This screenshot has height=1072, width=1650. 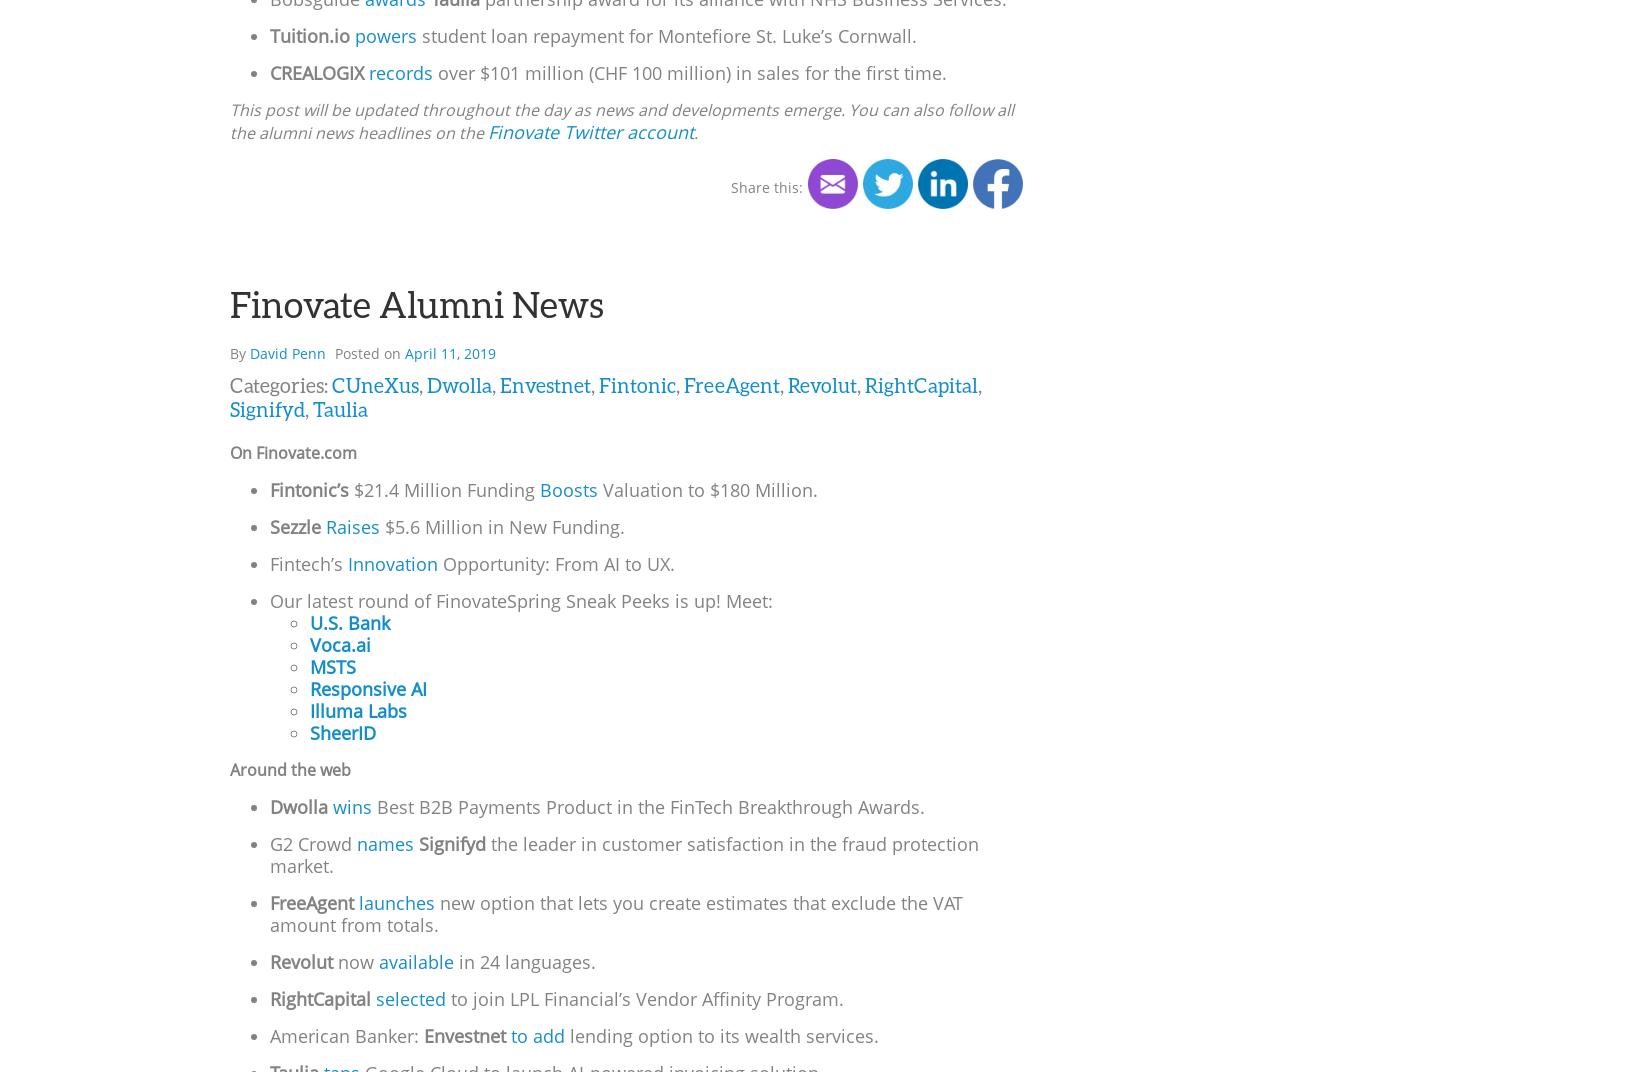 I want to click on 'Raises', so click(x=352, y=526).